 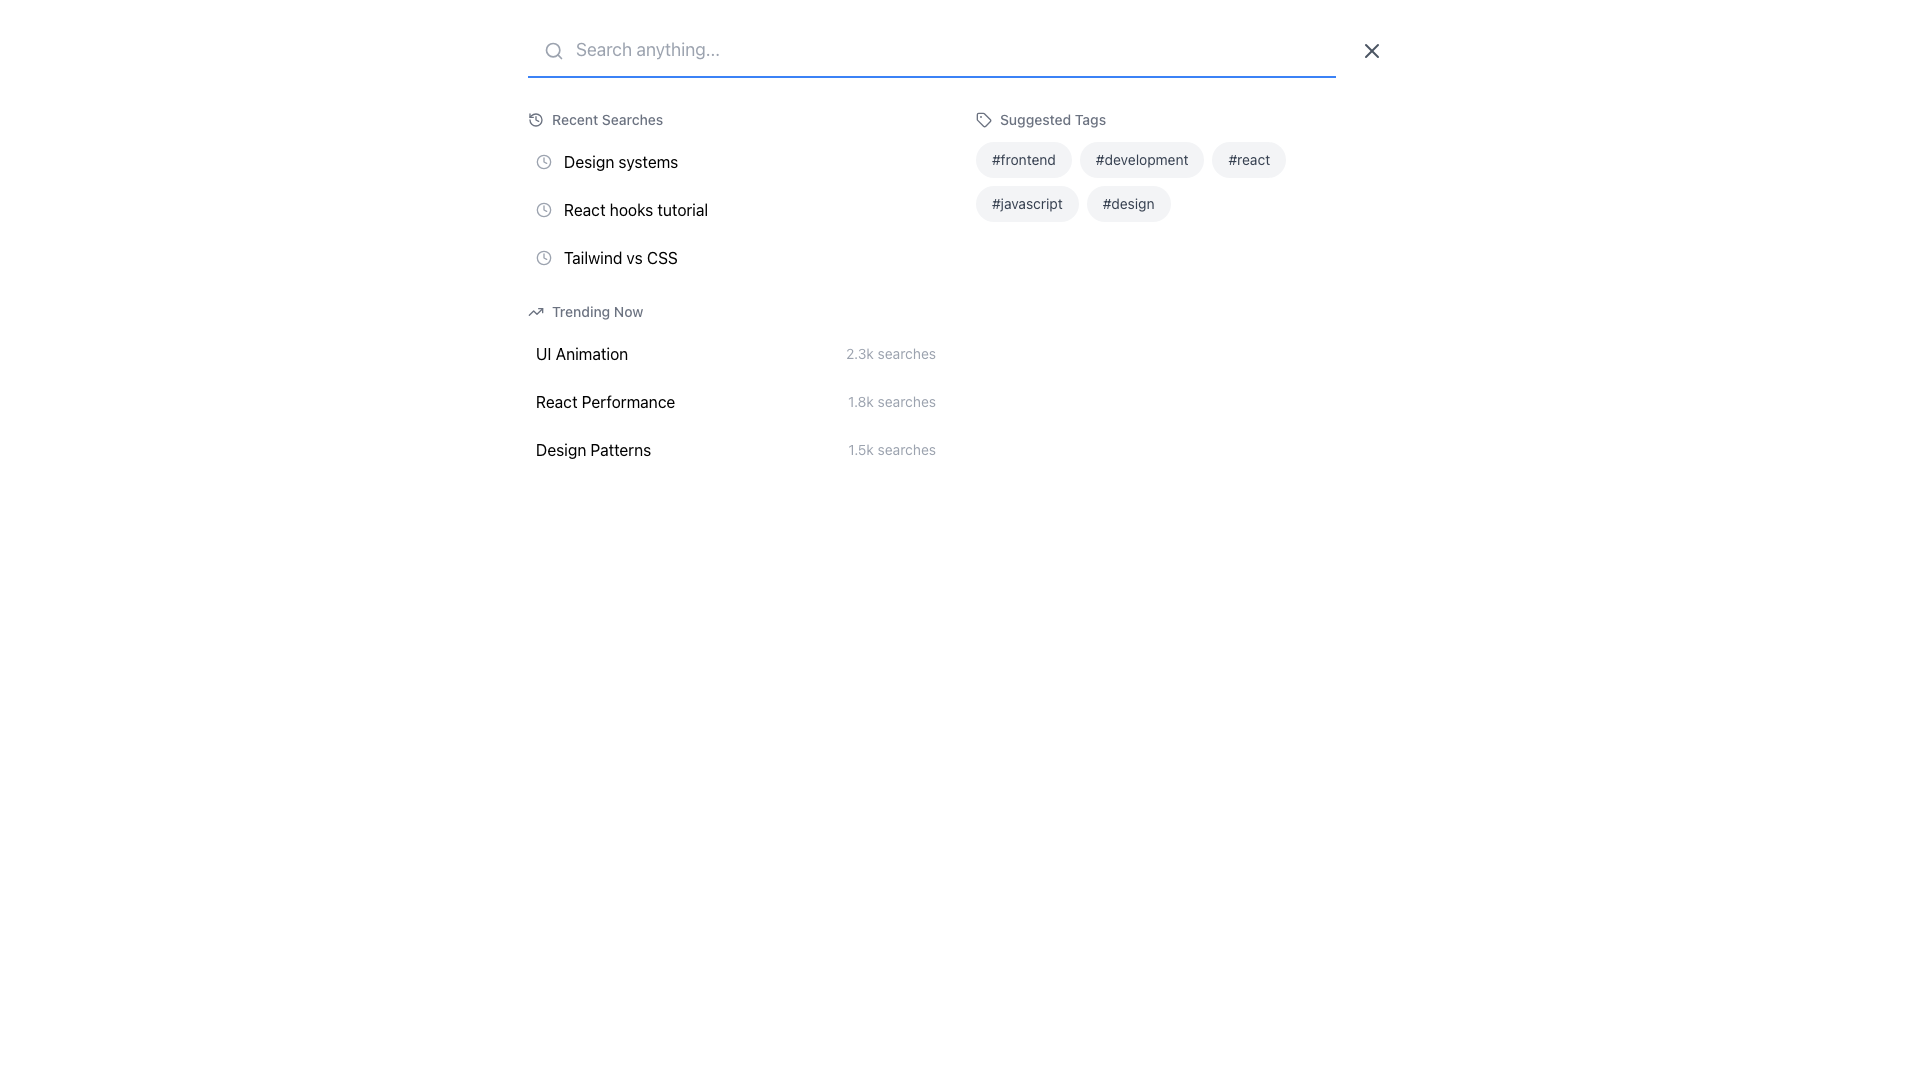 What do you see at coordinates (734, 289) in the screenshot?
I see `any listed search item in the 'Recent Searches' or 'Trending Now' section` at bounding box center [734, 289].